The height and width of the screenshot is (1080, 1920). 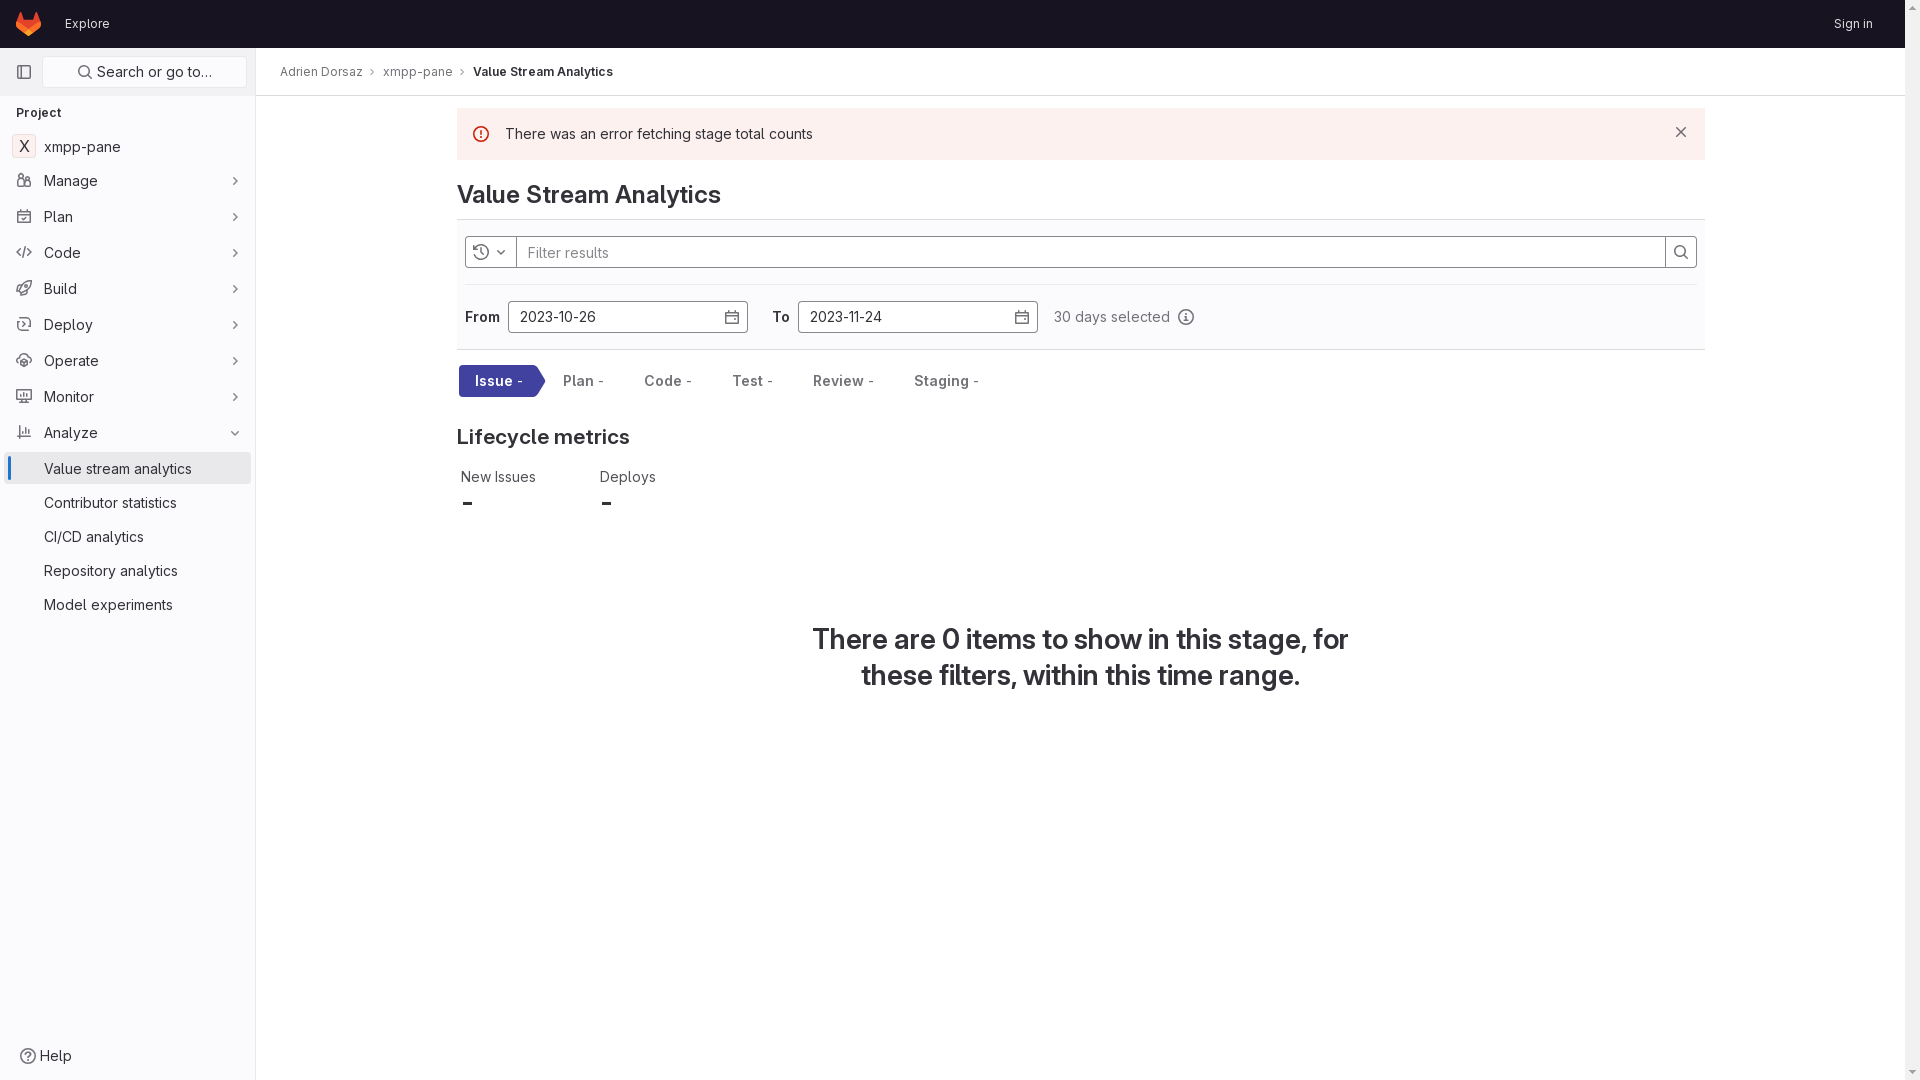 What do you see at coordinates (4, 396) in the screenshot?
I see `'Monitor'` at bounding box center [4, 396].